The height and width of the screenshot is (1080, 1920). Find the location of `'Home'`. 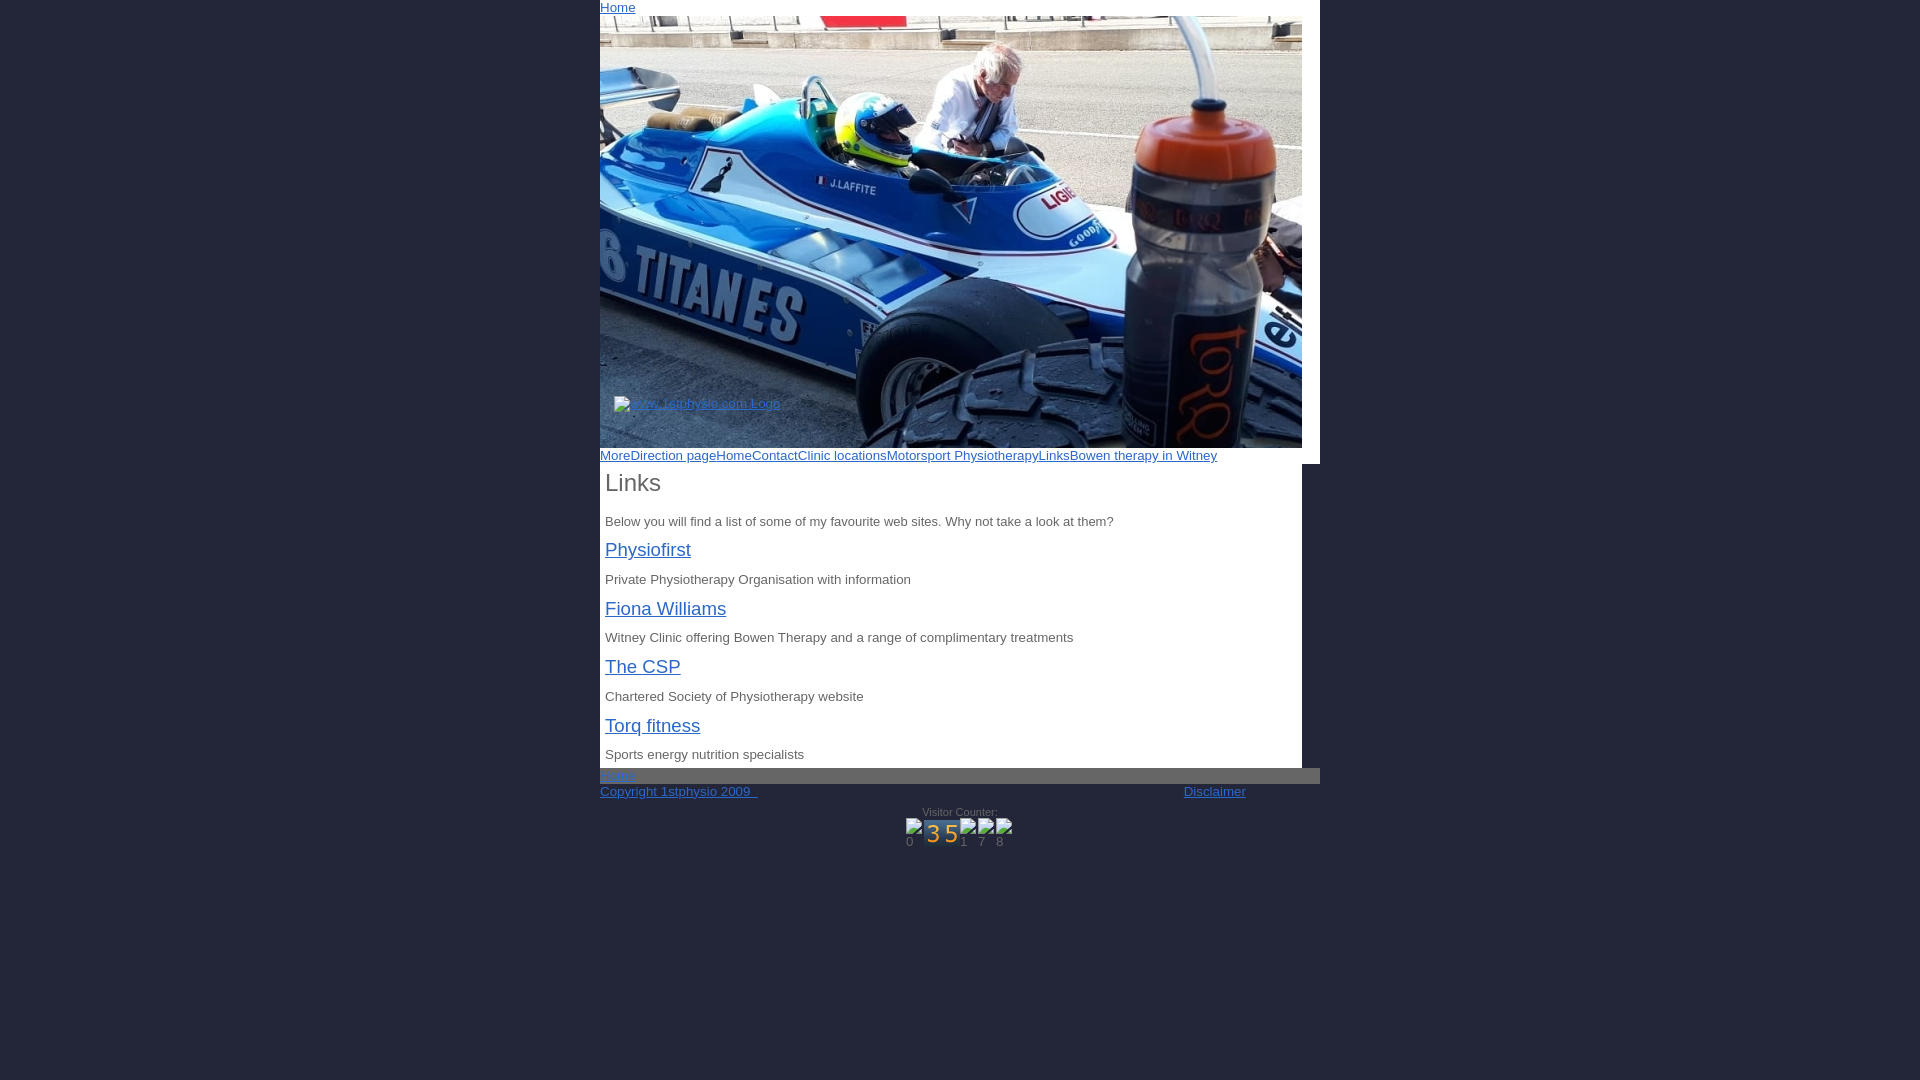

'Home' is located at coordinates (617, 7).